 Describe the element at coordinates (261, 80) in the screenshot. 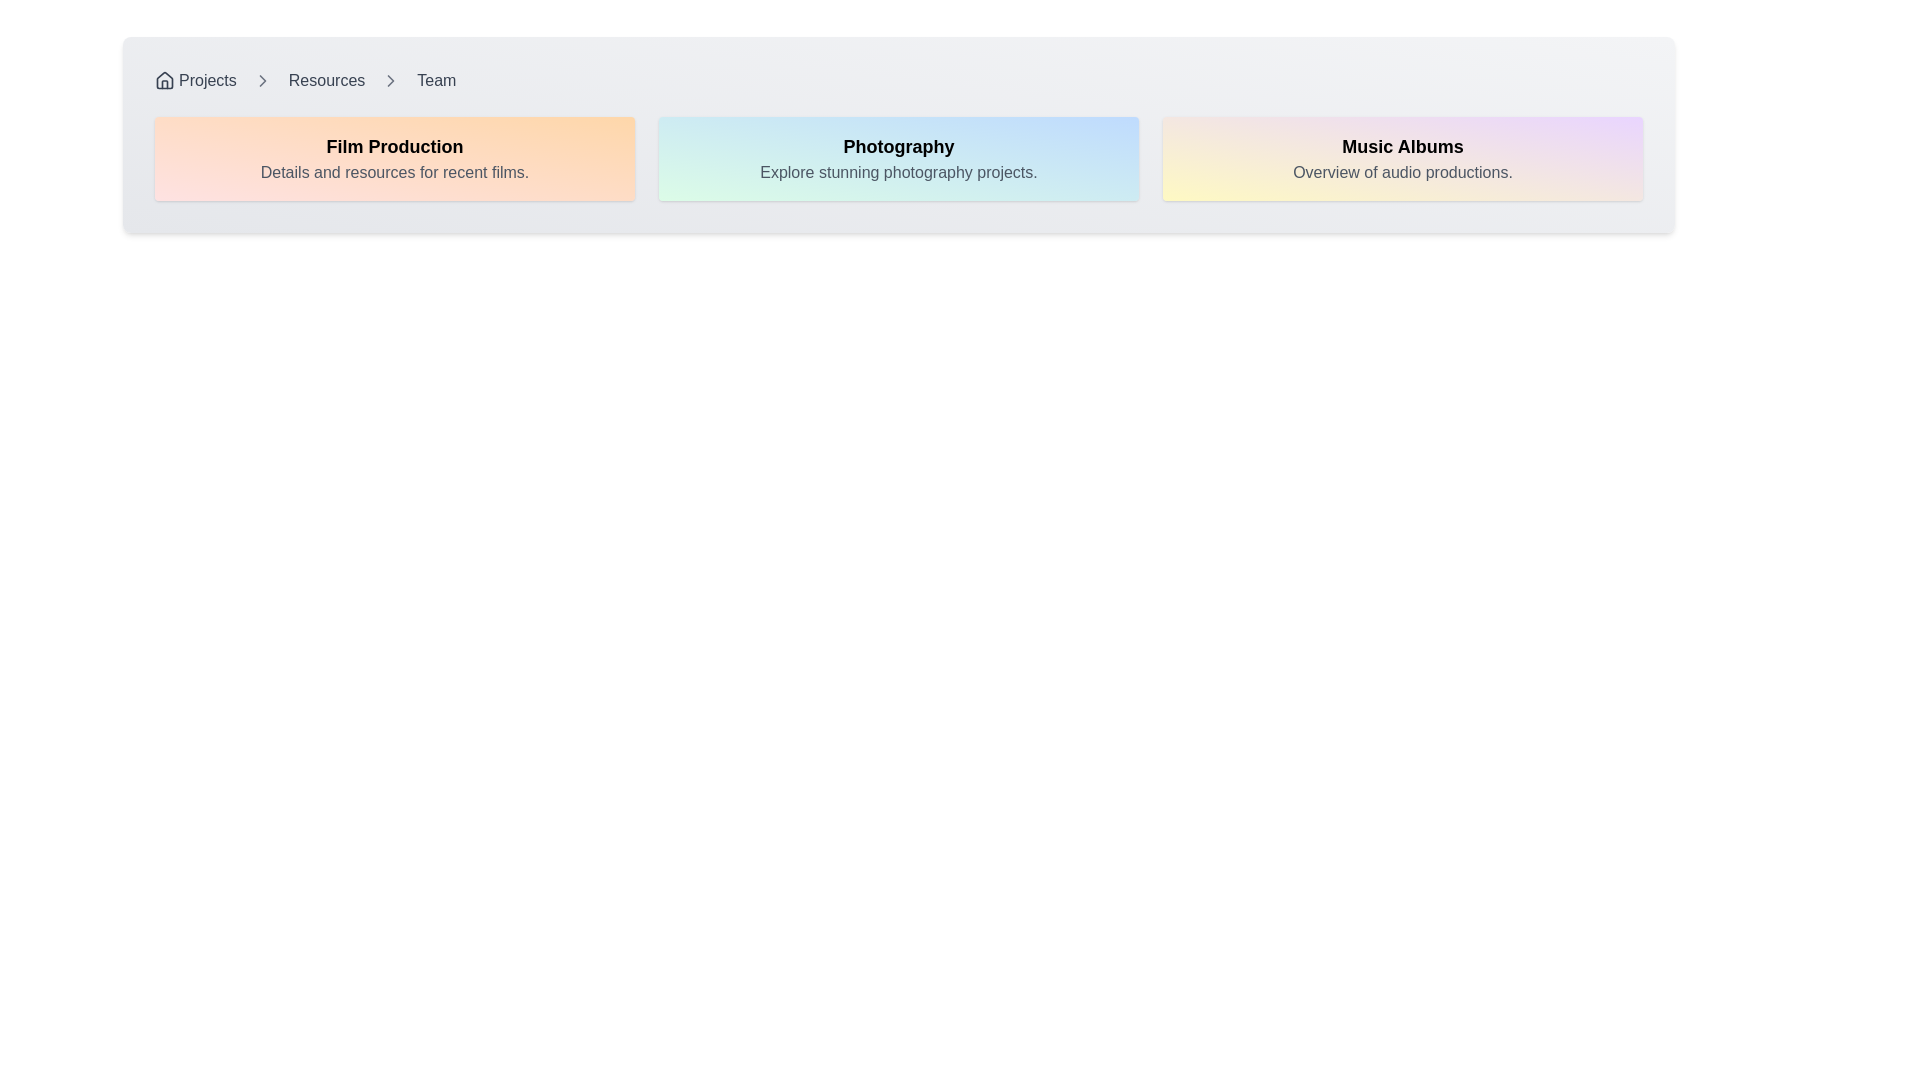

I see `the first chevron icon in the breadcrumb navigation that signifies the hierarchical relationship between 'Projects' and 'Resources'` at that location.